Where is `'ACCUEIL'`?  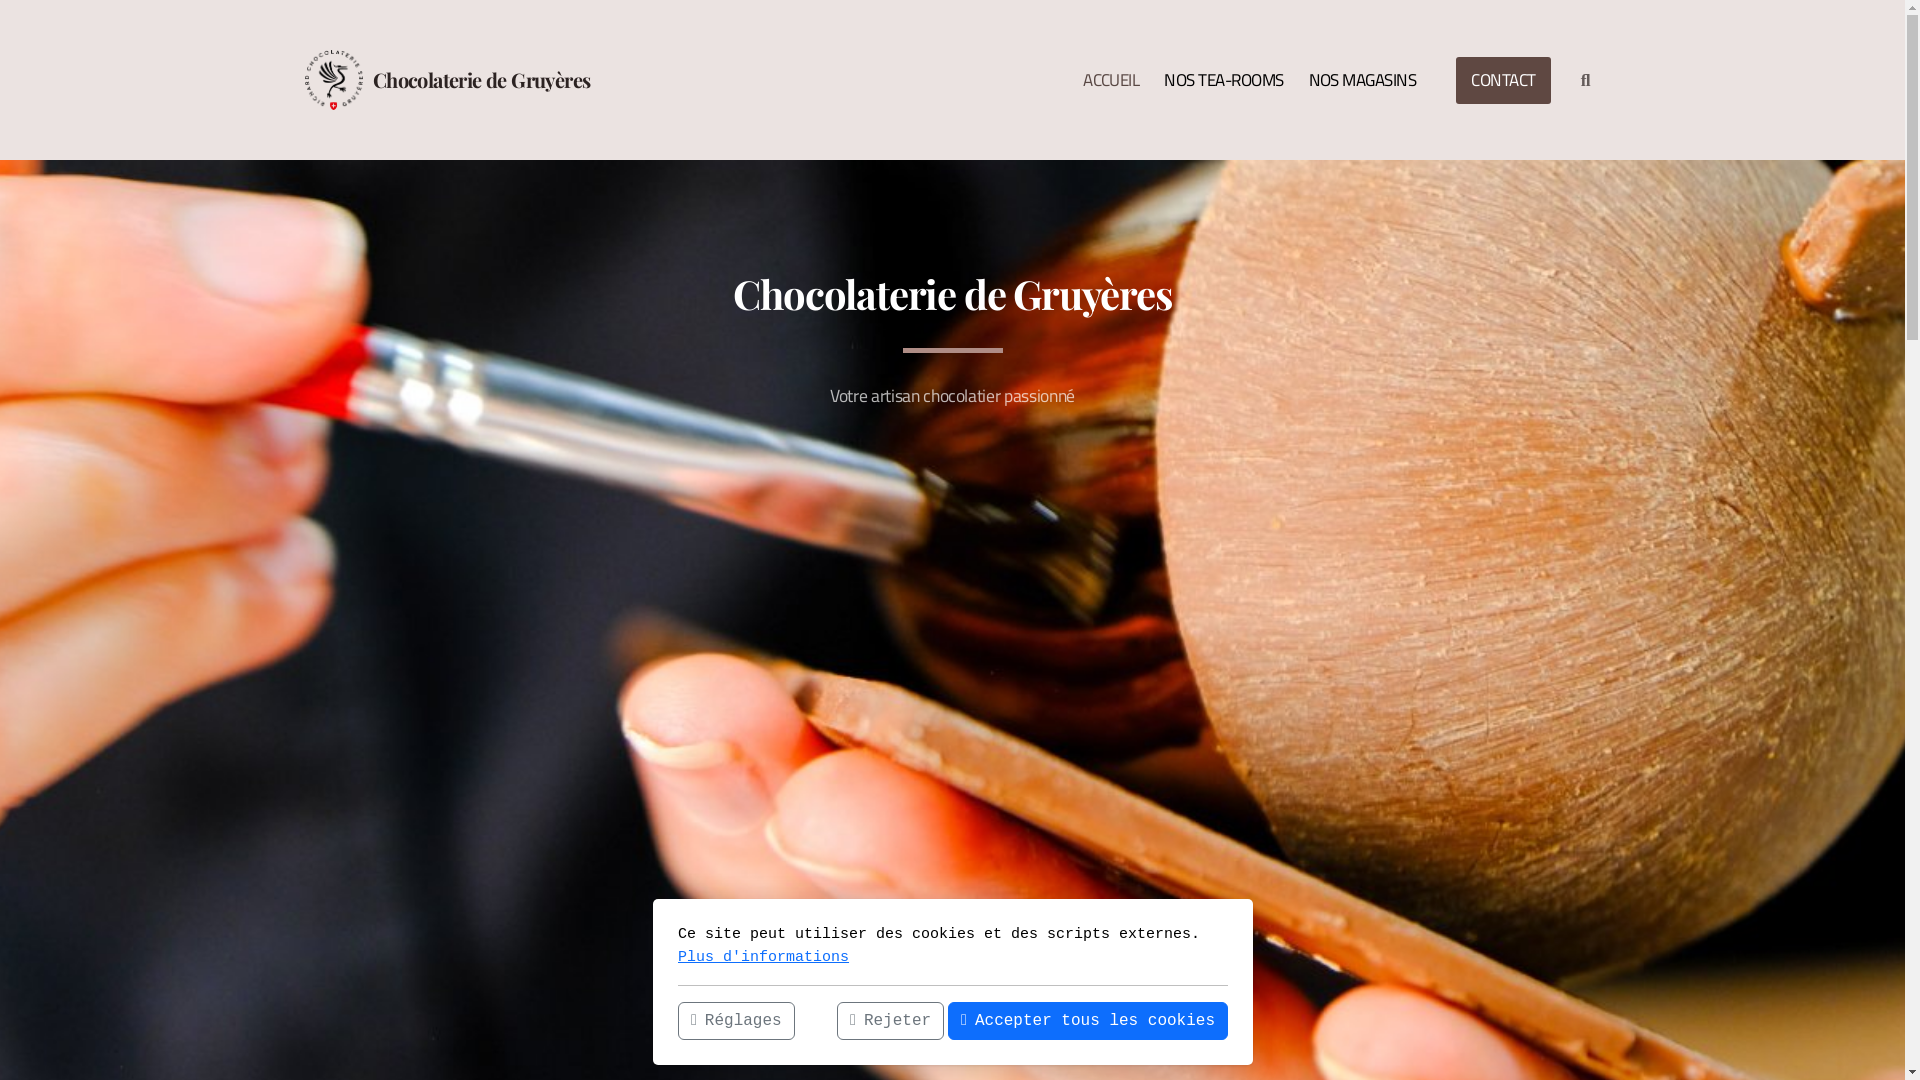
'ACCUEIL' is located at coordinates (1072, 79).